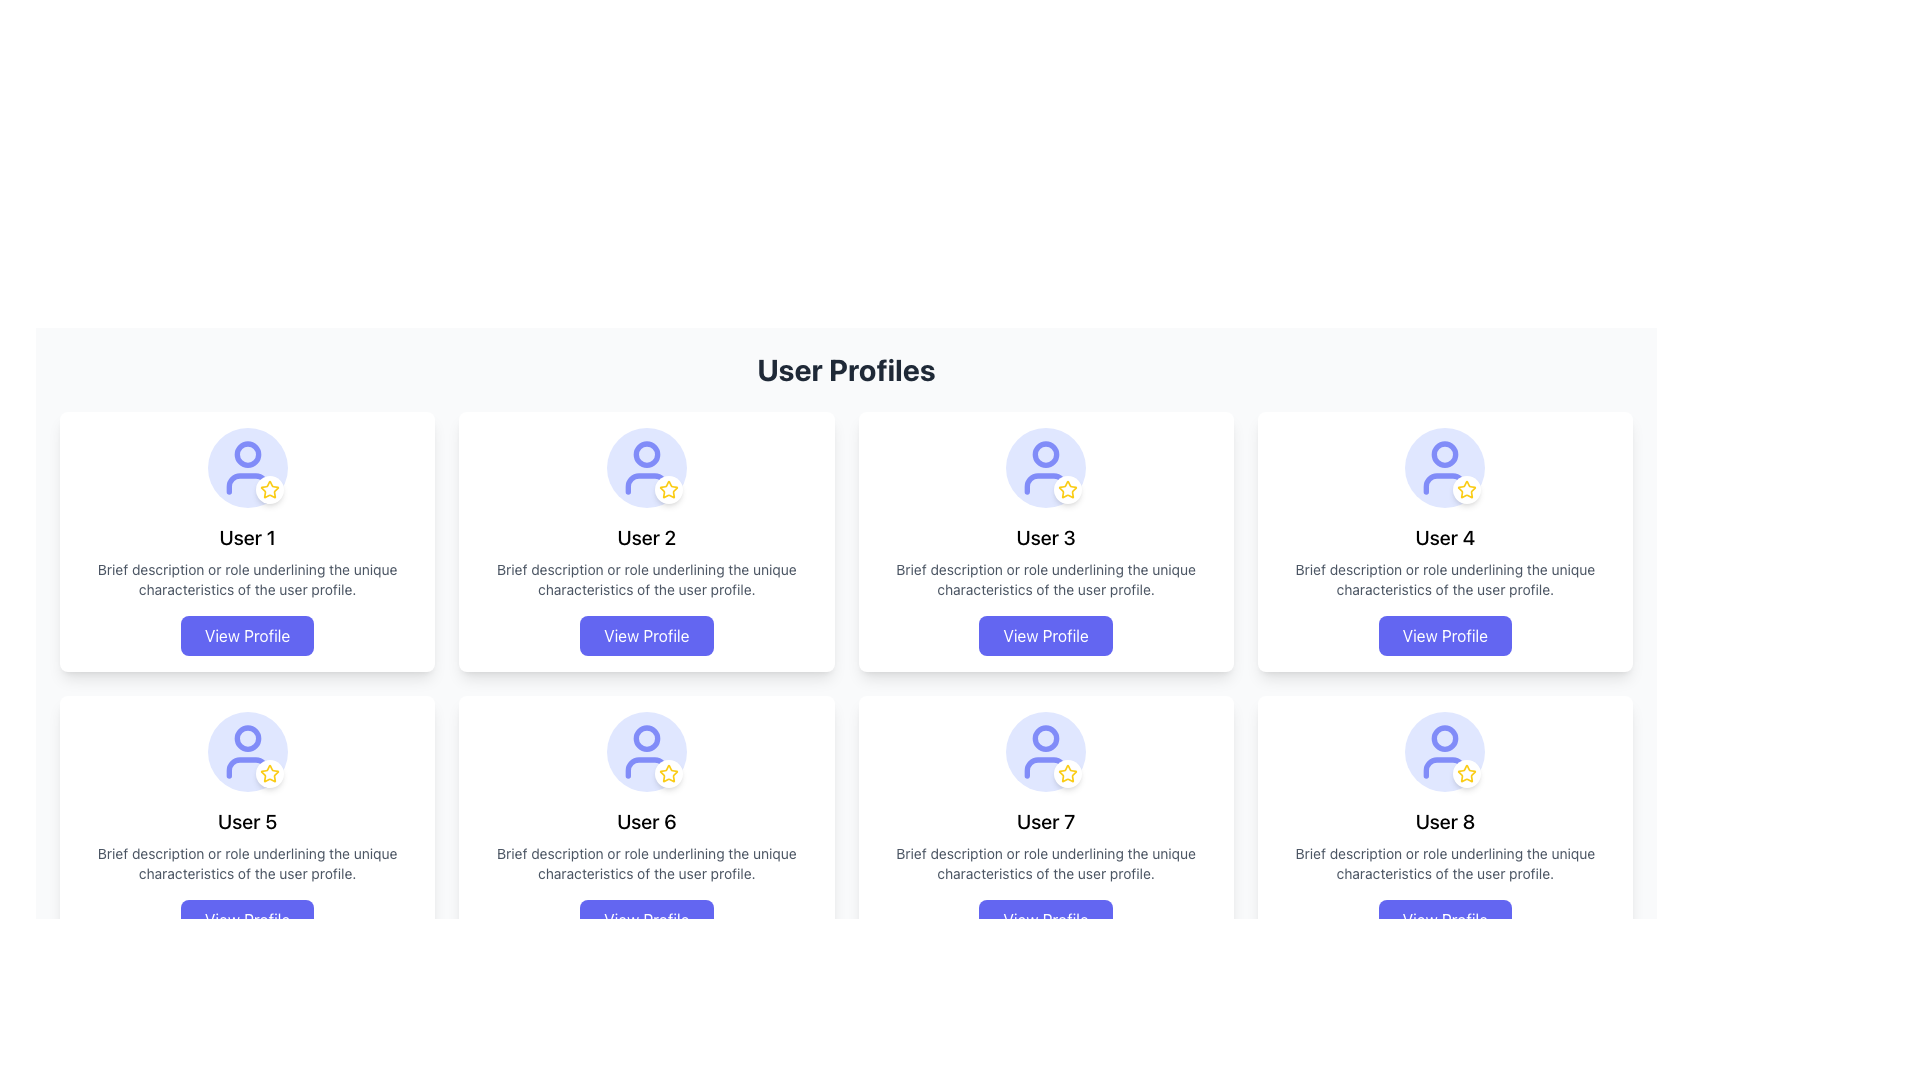  Describe the element at coordinates (1467, 489) in the screenshot. I see `the circular button with a yellow star icon located at the bottom-right corner of the profile image area for 'User 4'` at that location.